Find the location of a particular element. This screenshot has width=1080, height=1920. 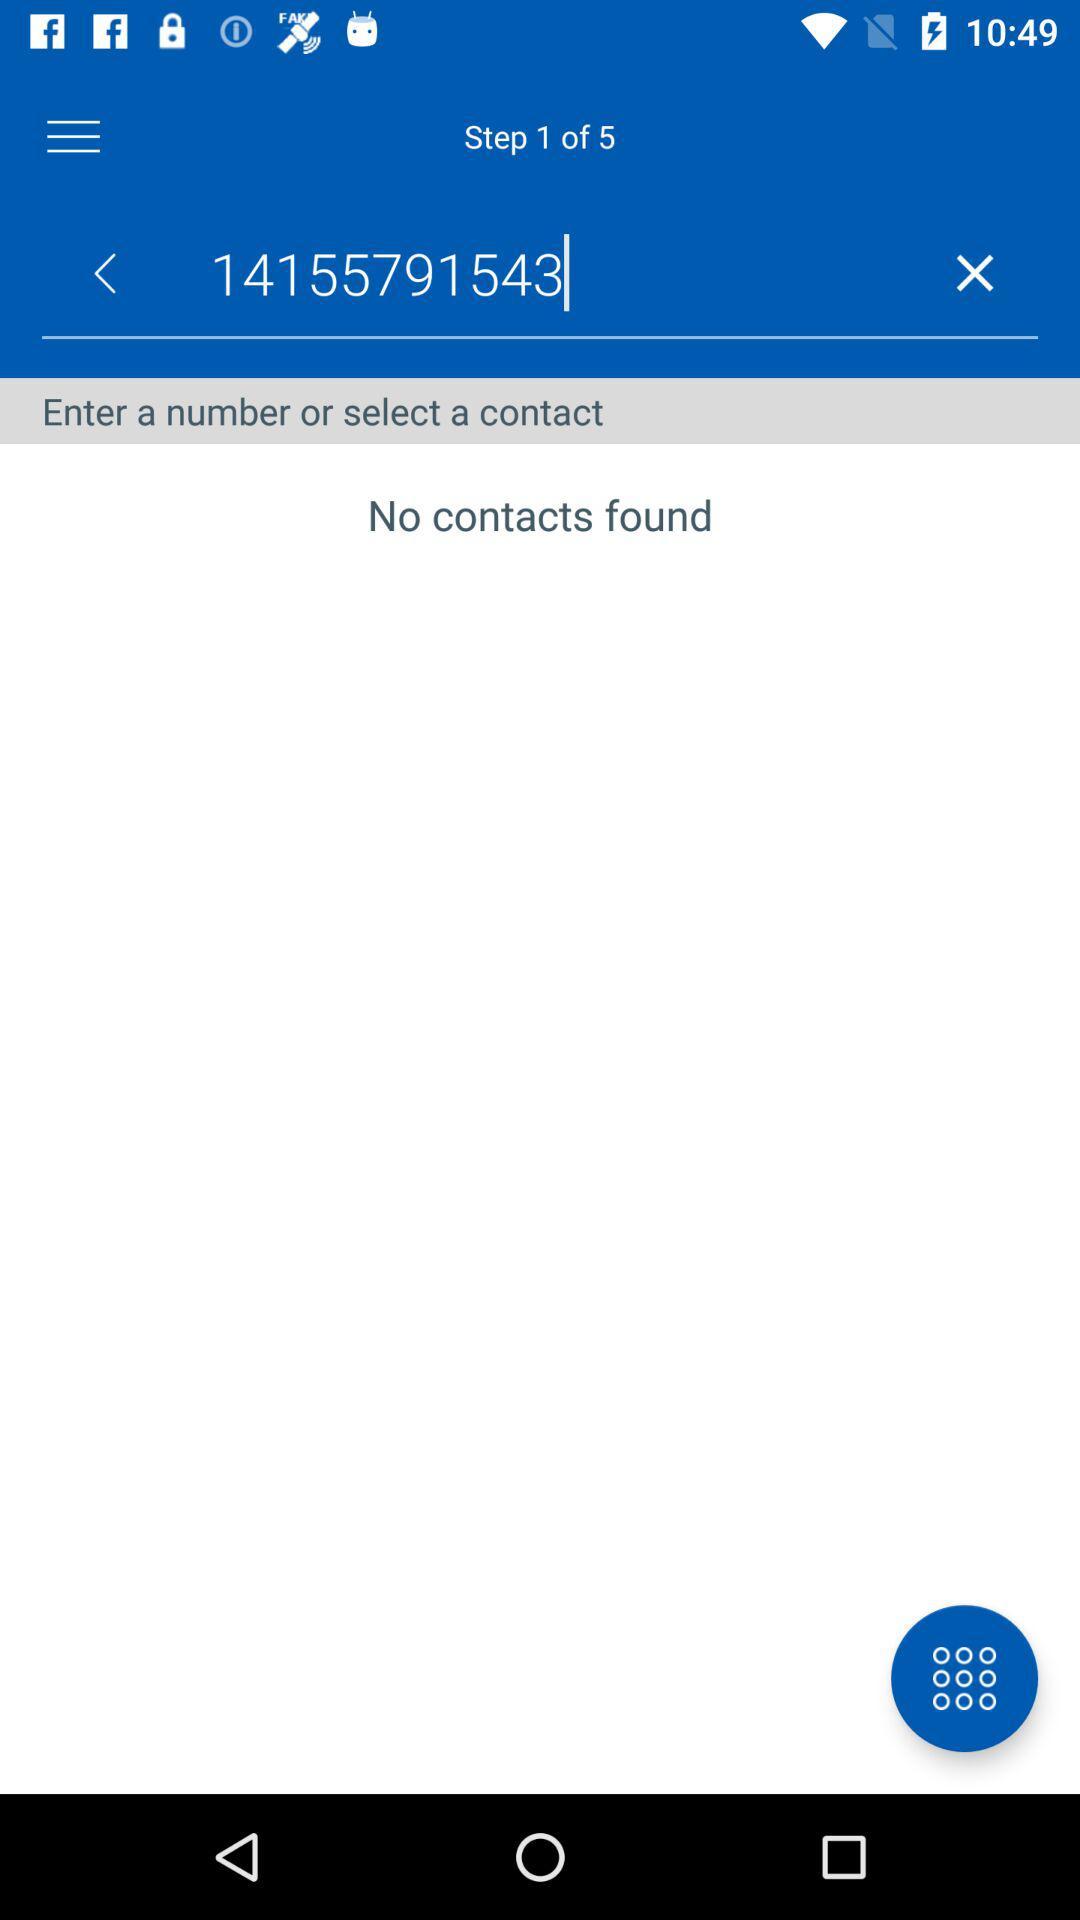

the close icon is located at coordinates (974, 272).